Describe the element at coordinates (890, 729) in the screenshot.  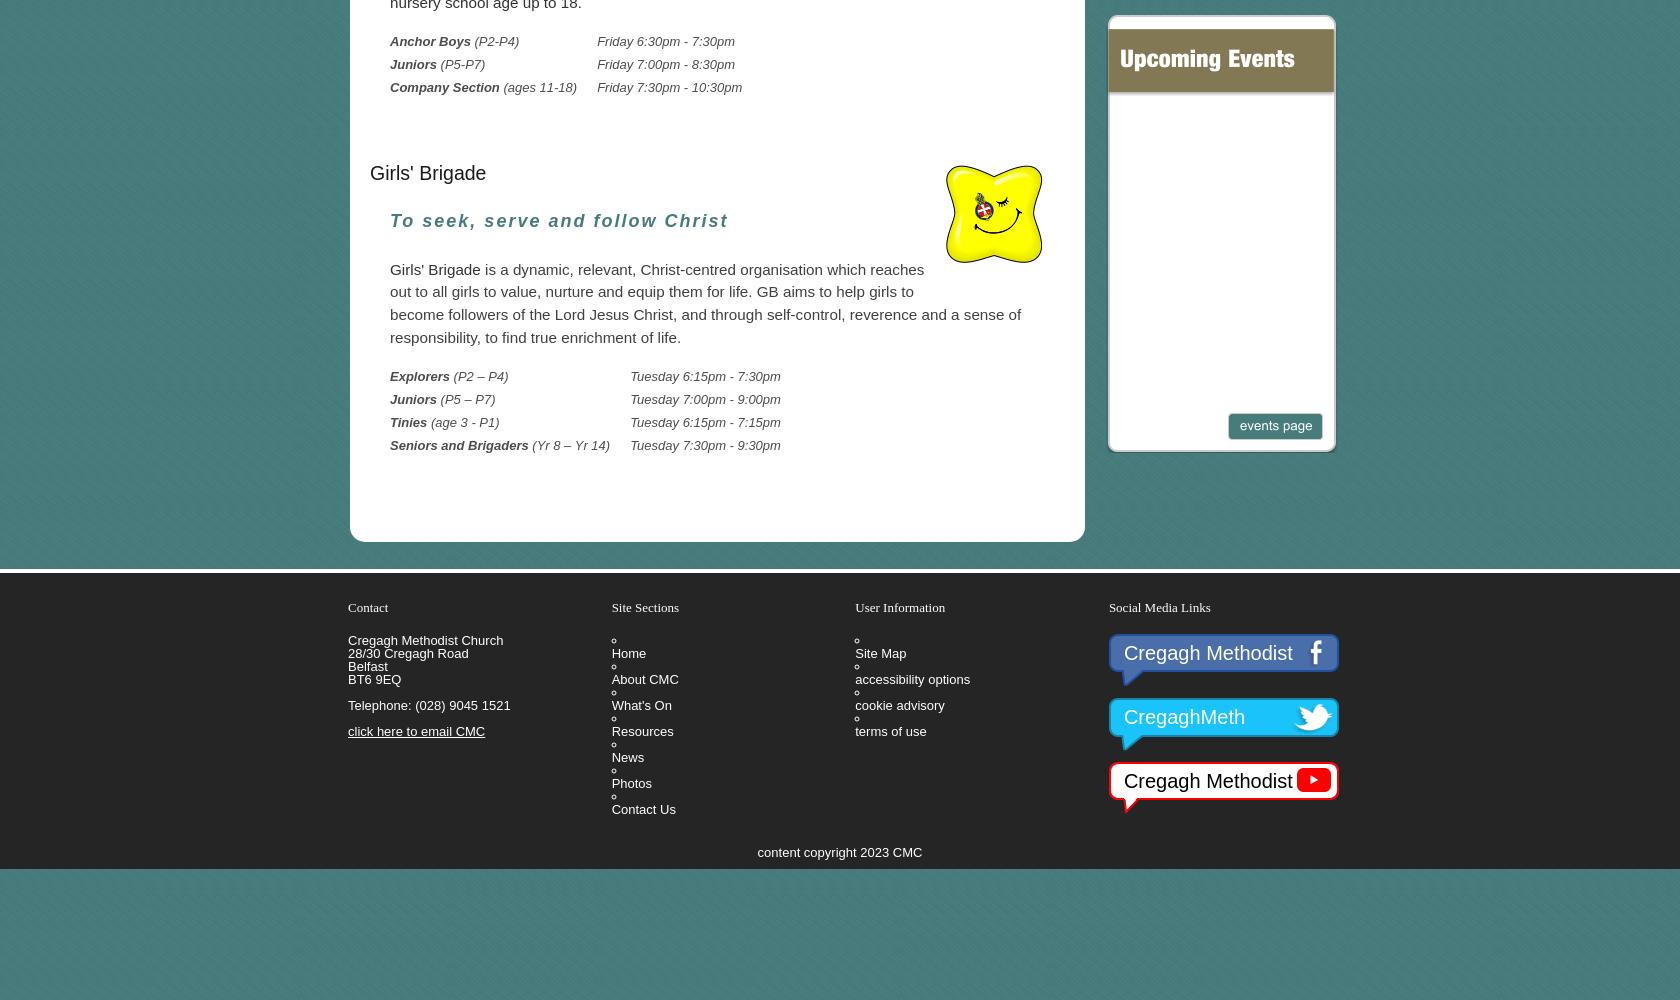
I see `'terms of use'` at that location.